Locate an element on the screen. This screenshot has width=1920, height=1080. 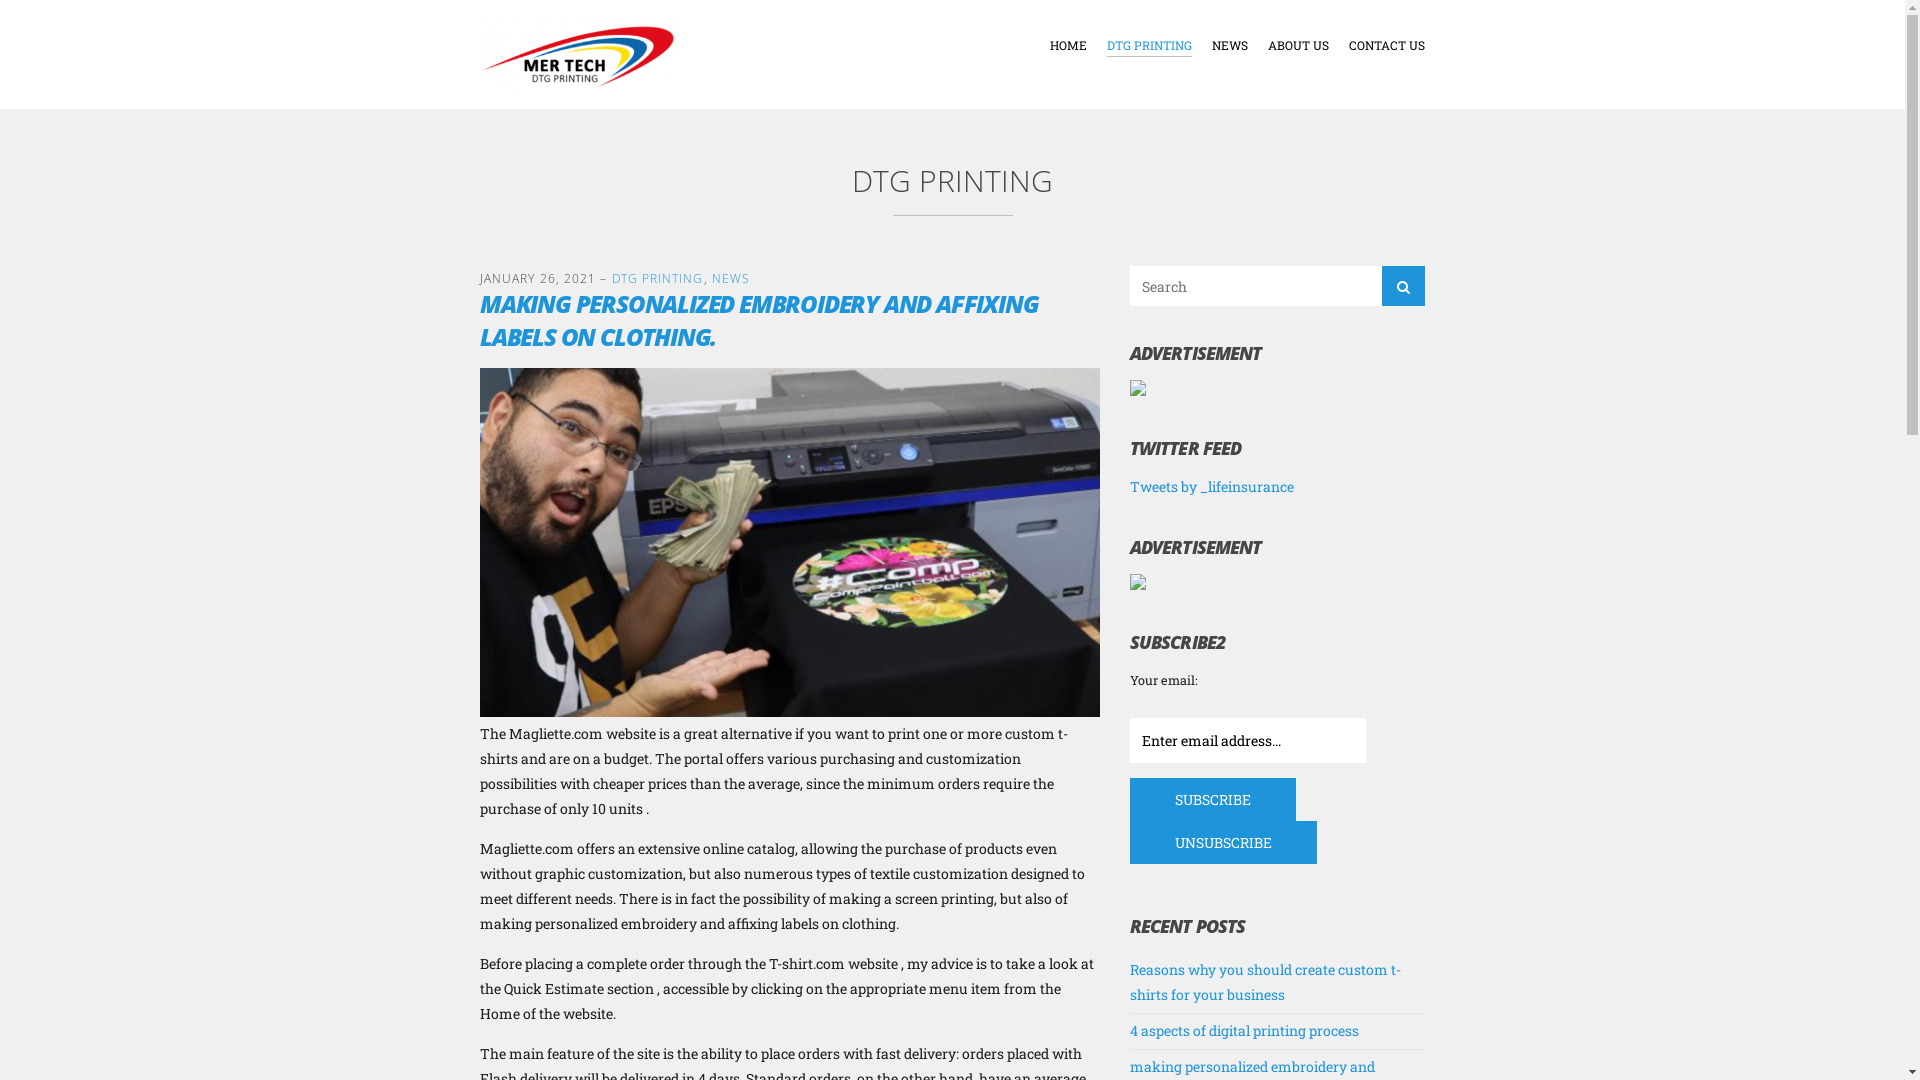
'Tweets by _lifeinsurance' is located at coordinates (1129, 486).